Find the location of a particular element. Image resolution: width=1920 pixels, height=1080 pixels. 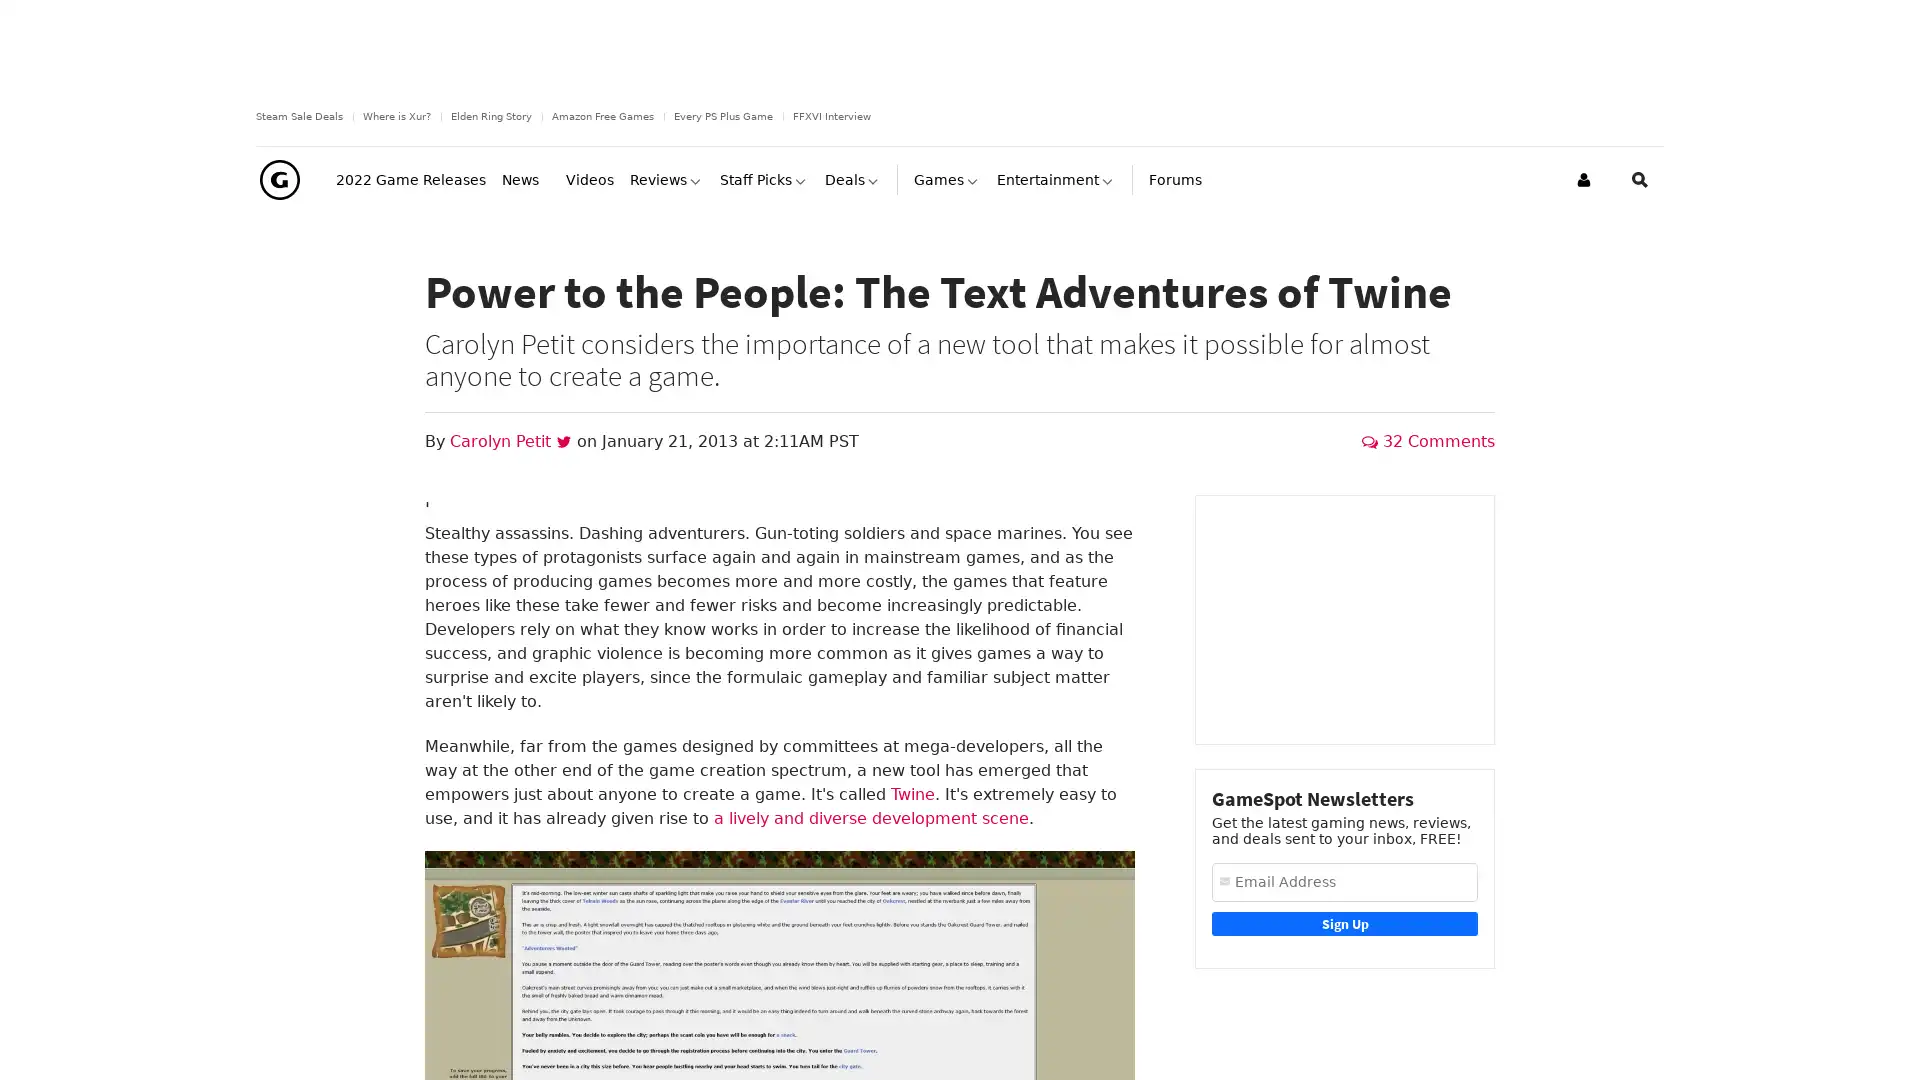

Sign Up is located at coordinates (1344, 961).